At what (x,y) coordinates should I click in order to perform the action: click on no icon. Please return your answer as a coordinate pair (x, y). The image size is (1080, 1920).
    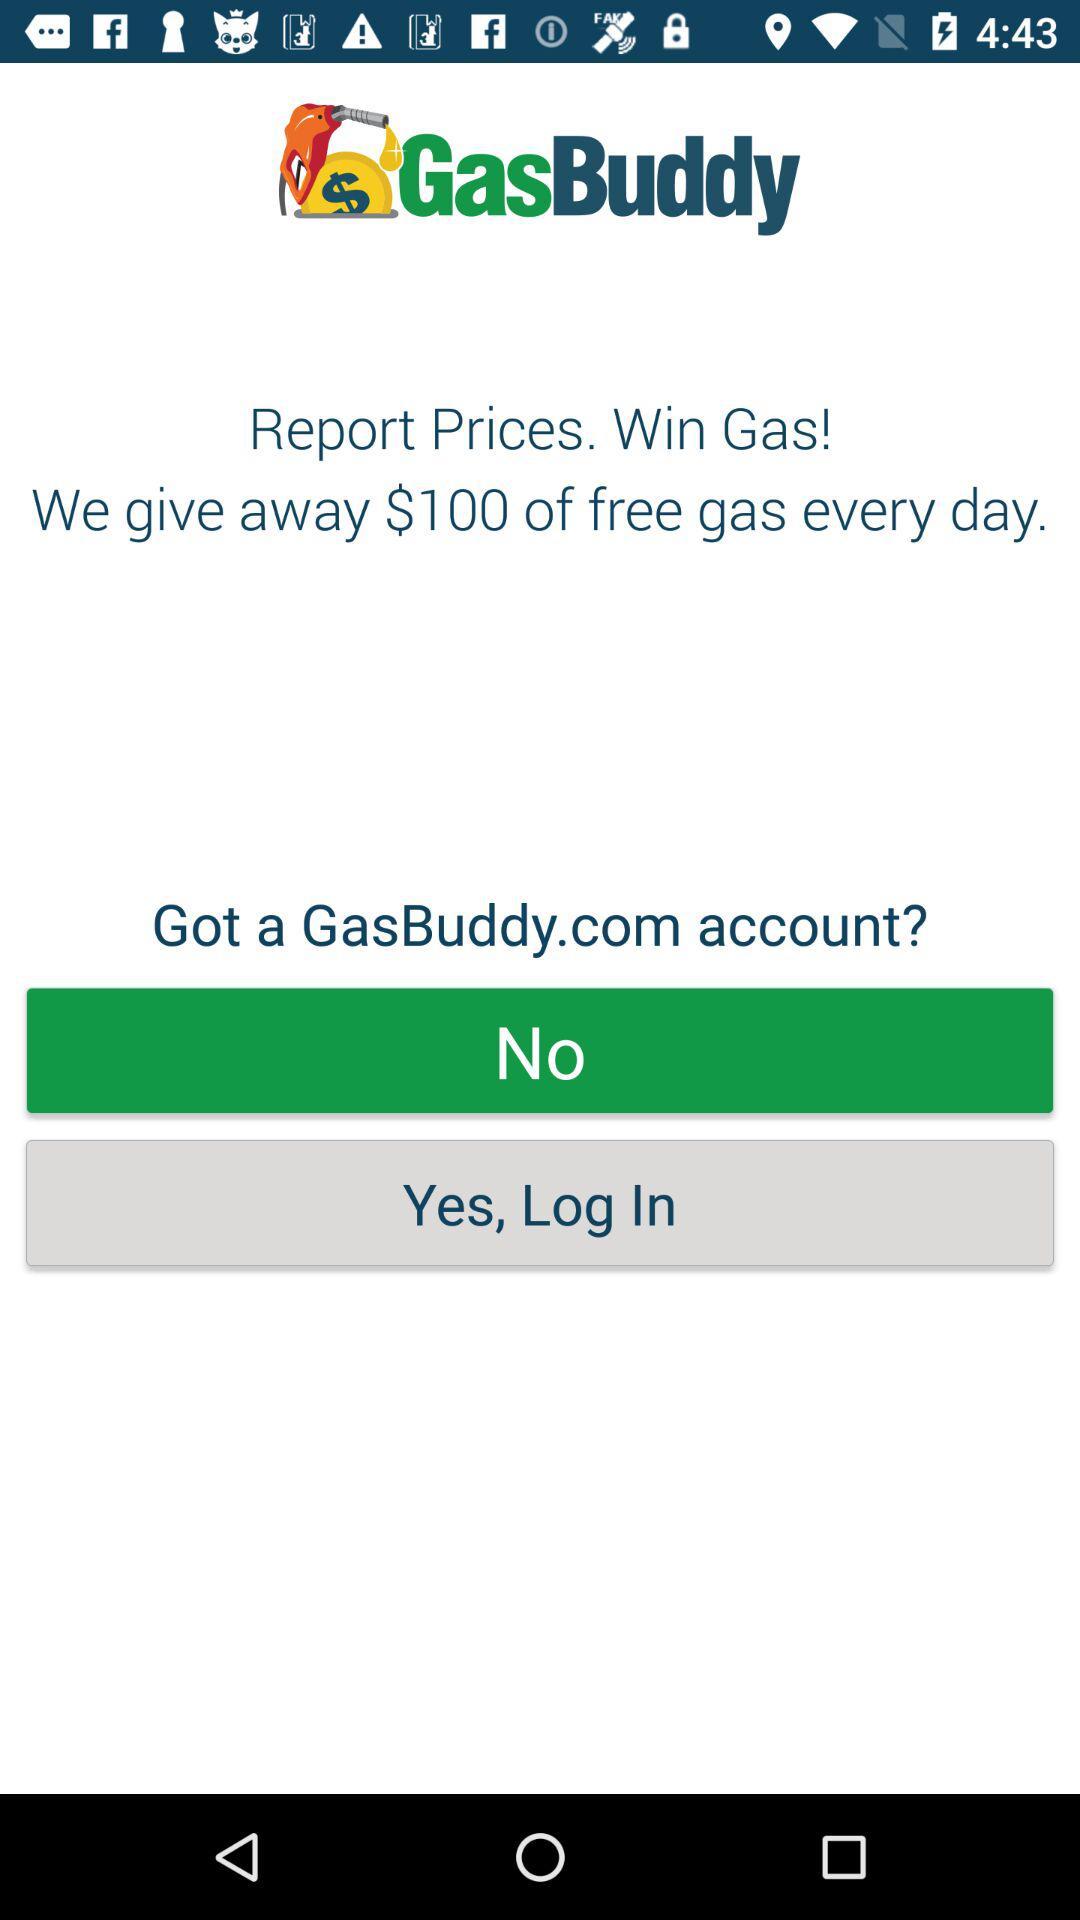
    Looking at the image, I should click on (540, 1049).